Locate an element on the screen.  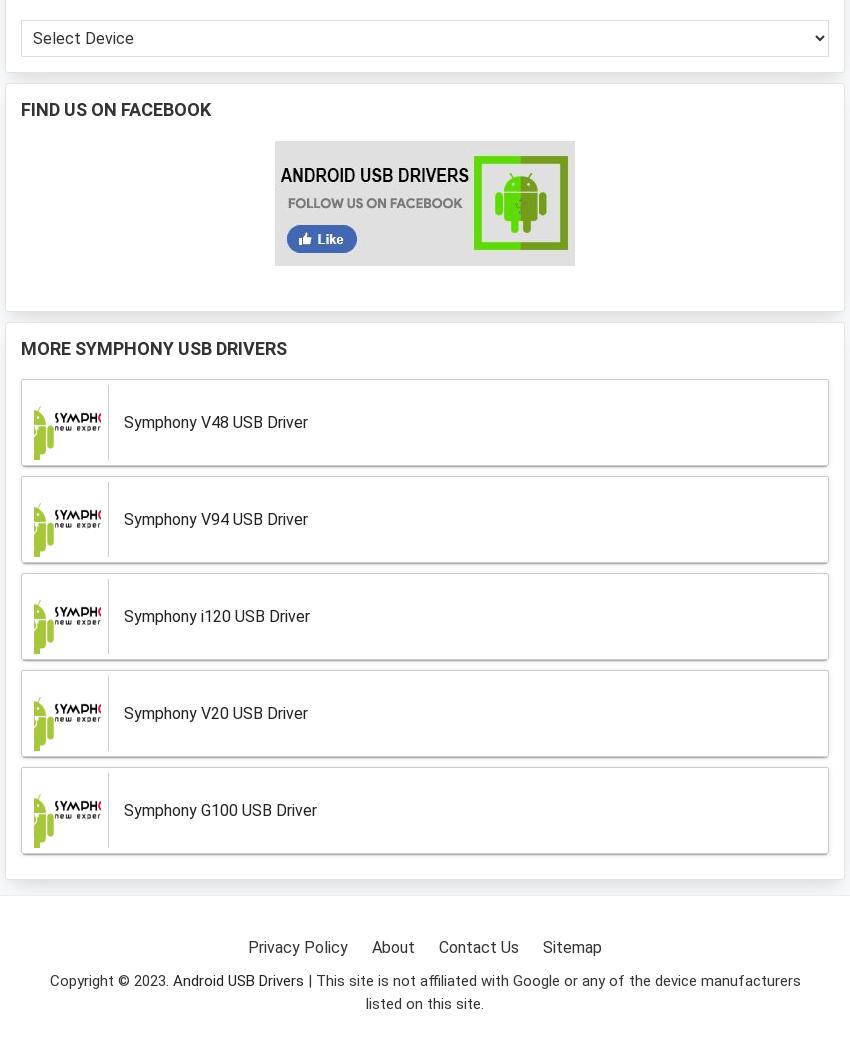
'Symphony G100 USB Driver' is located at coordinates (220, 809).